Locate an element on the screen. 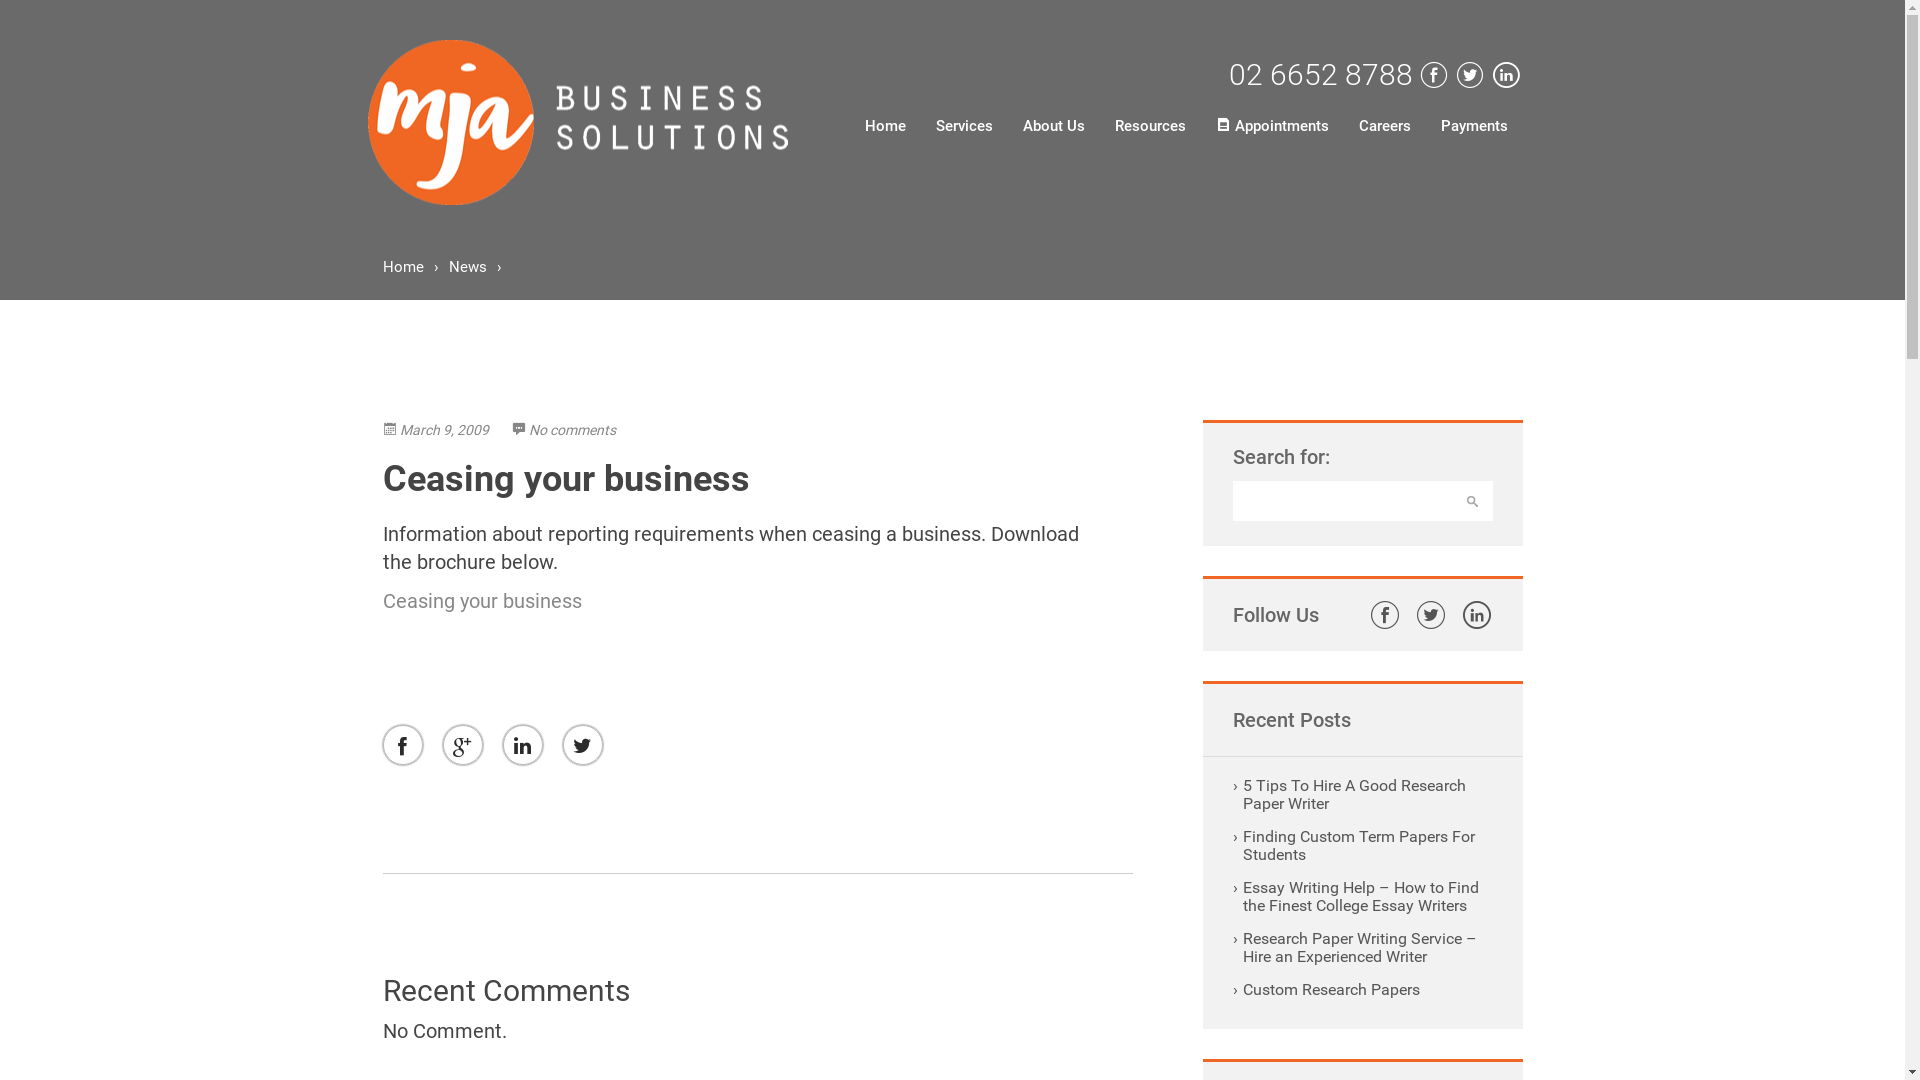 This screenshot has width=1920, height=1080. 'Finding Custom Term Papers For Students' is located at coordinates (1358, 845).